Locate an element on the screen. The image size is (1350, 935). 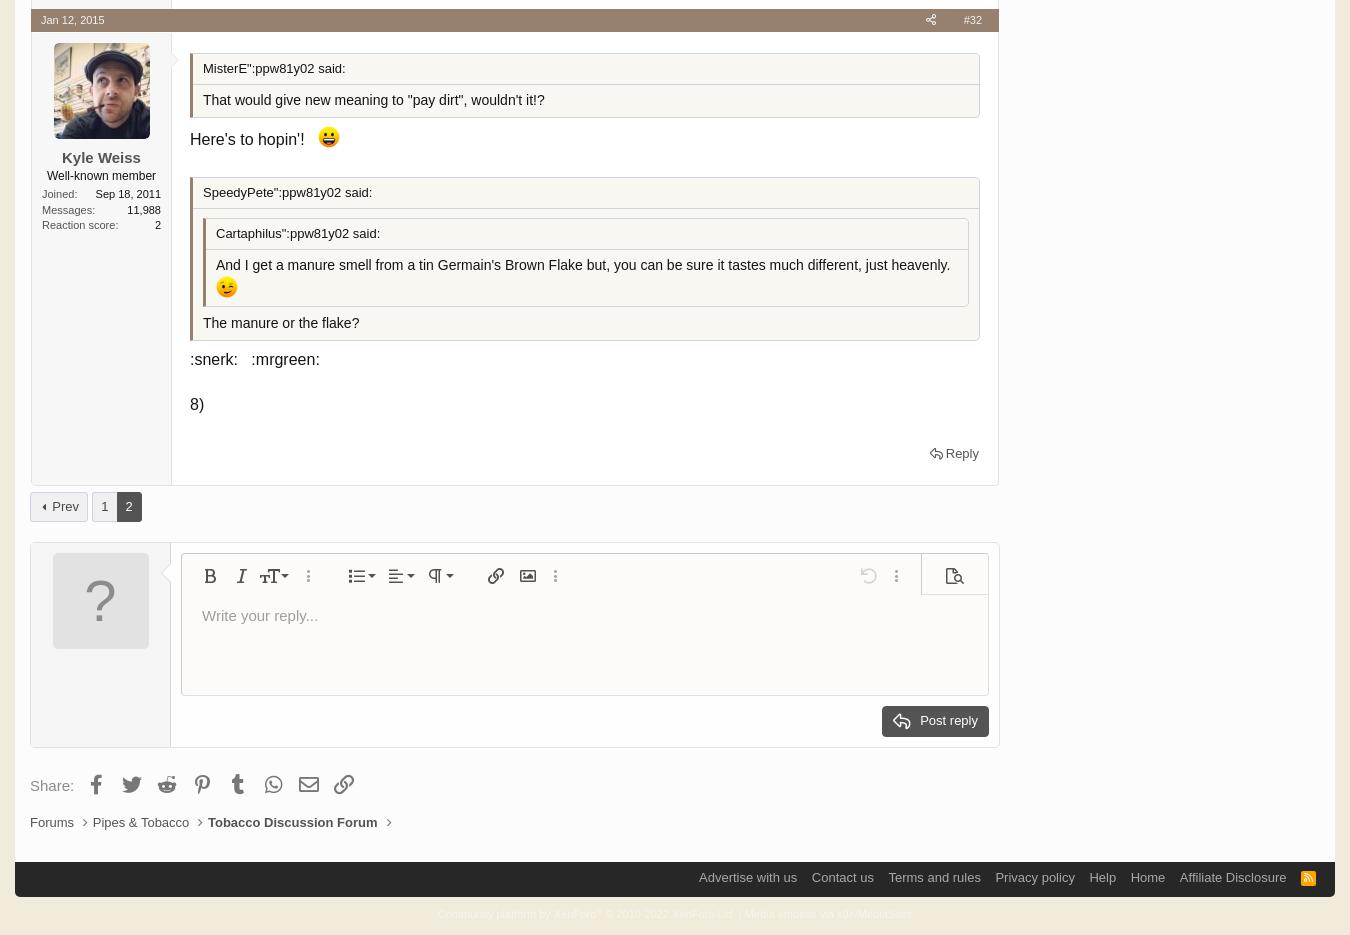
'Forums' is located at coordinates (50, 821).